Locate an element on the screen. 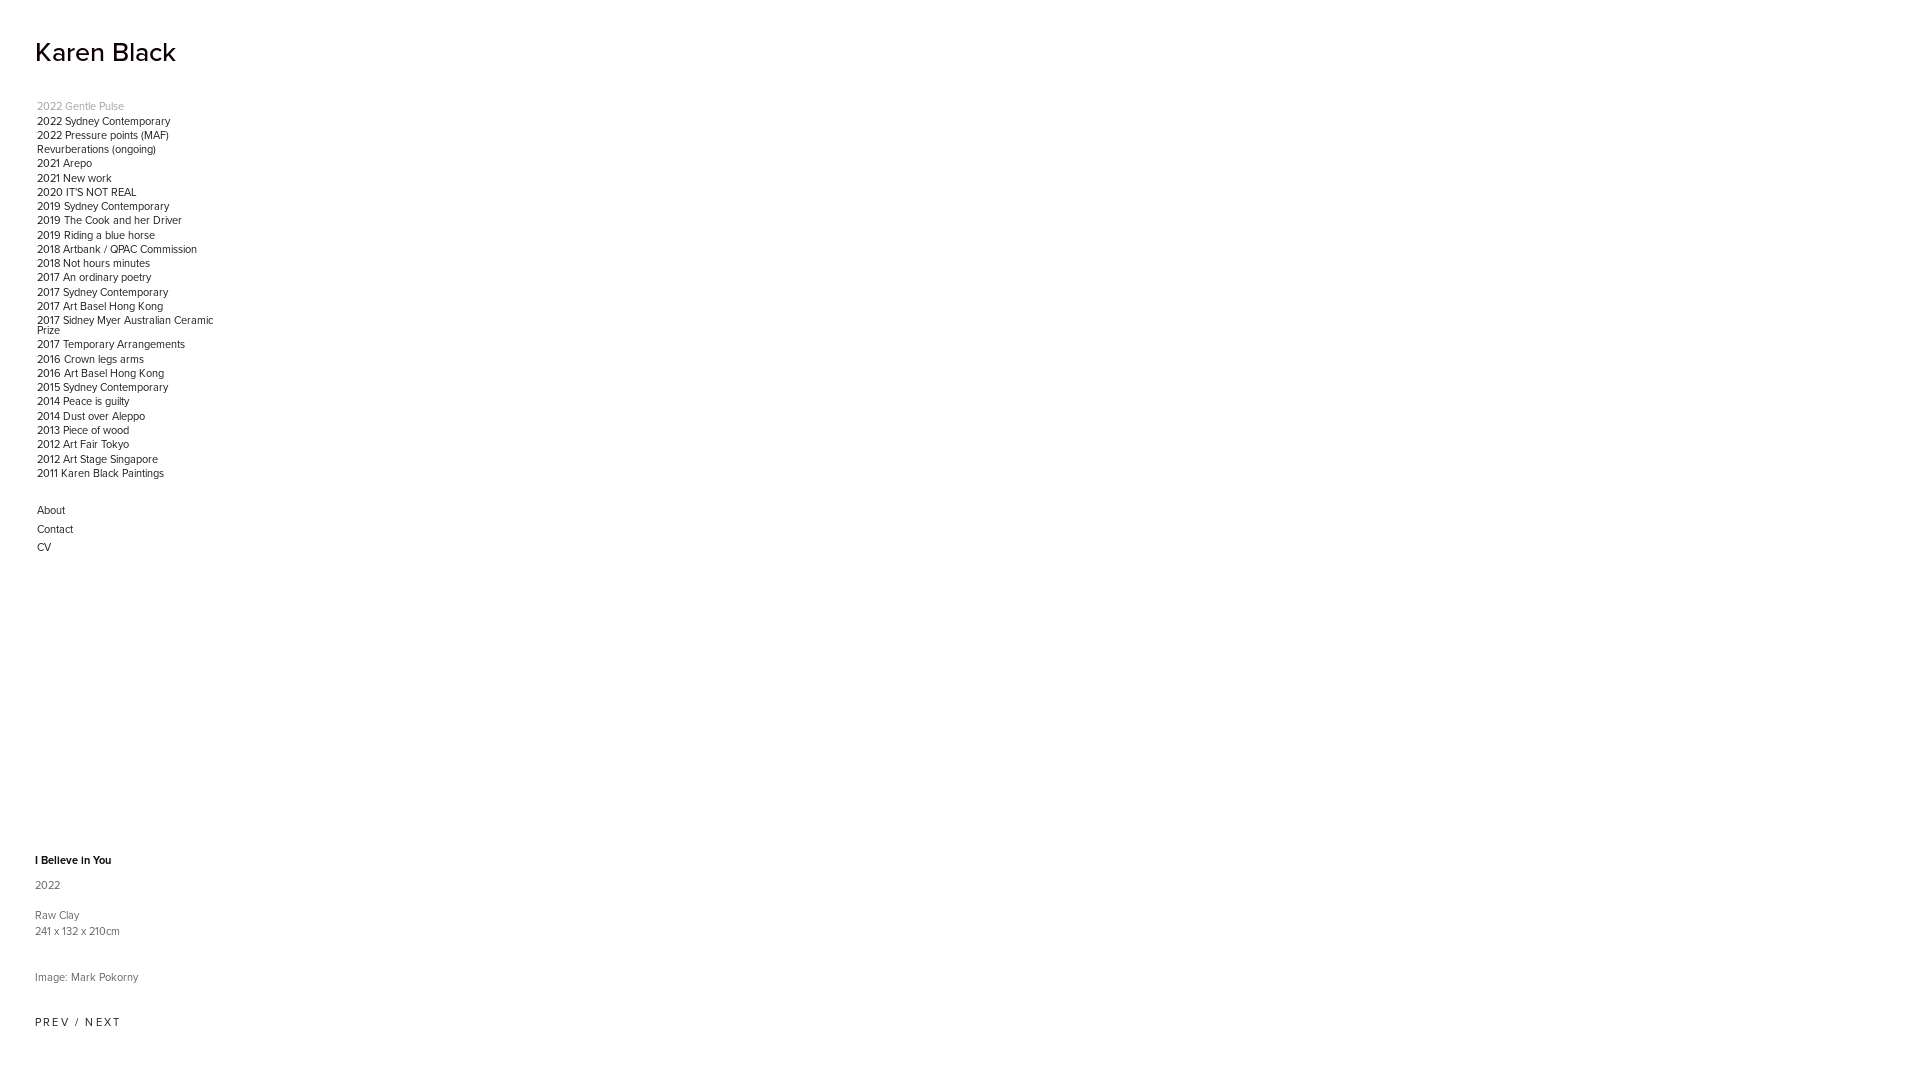  '2018 Not hours minutes' is located at coordinates (128, 262).